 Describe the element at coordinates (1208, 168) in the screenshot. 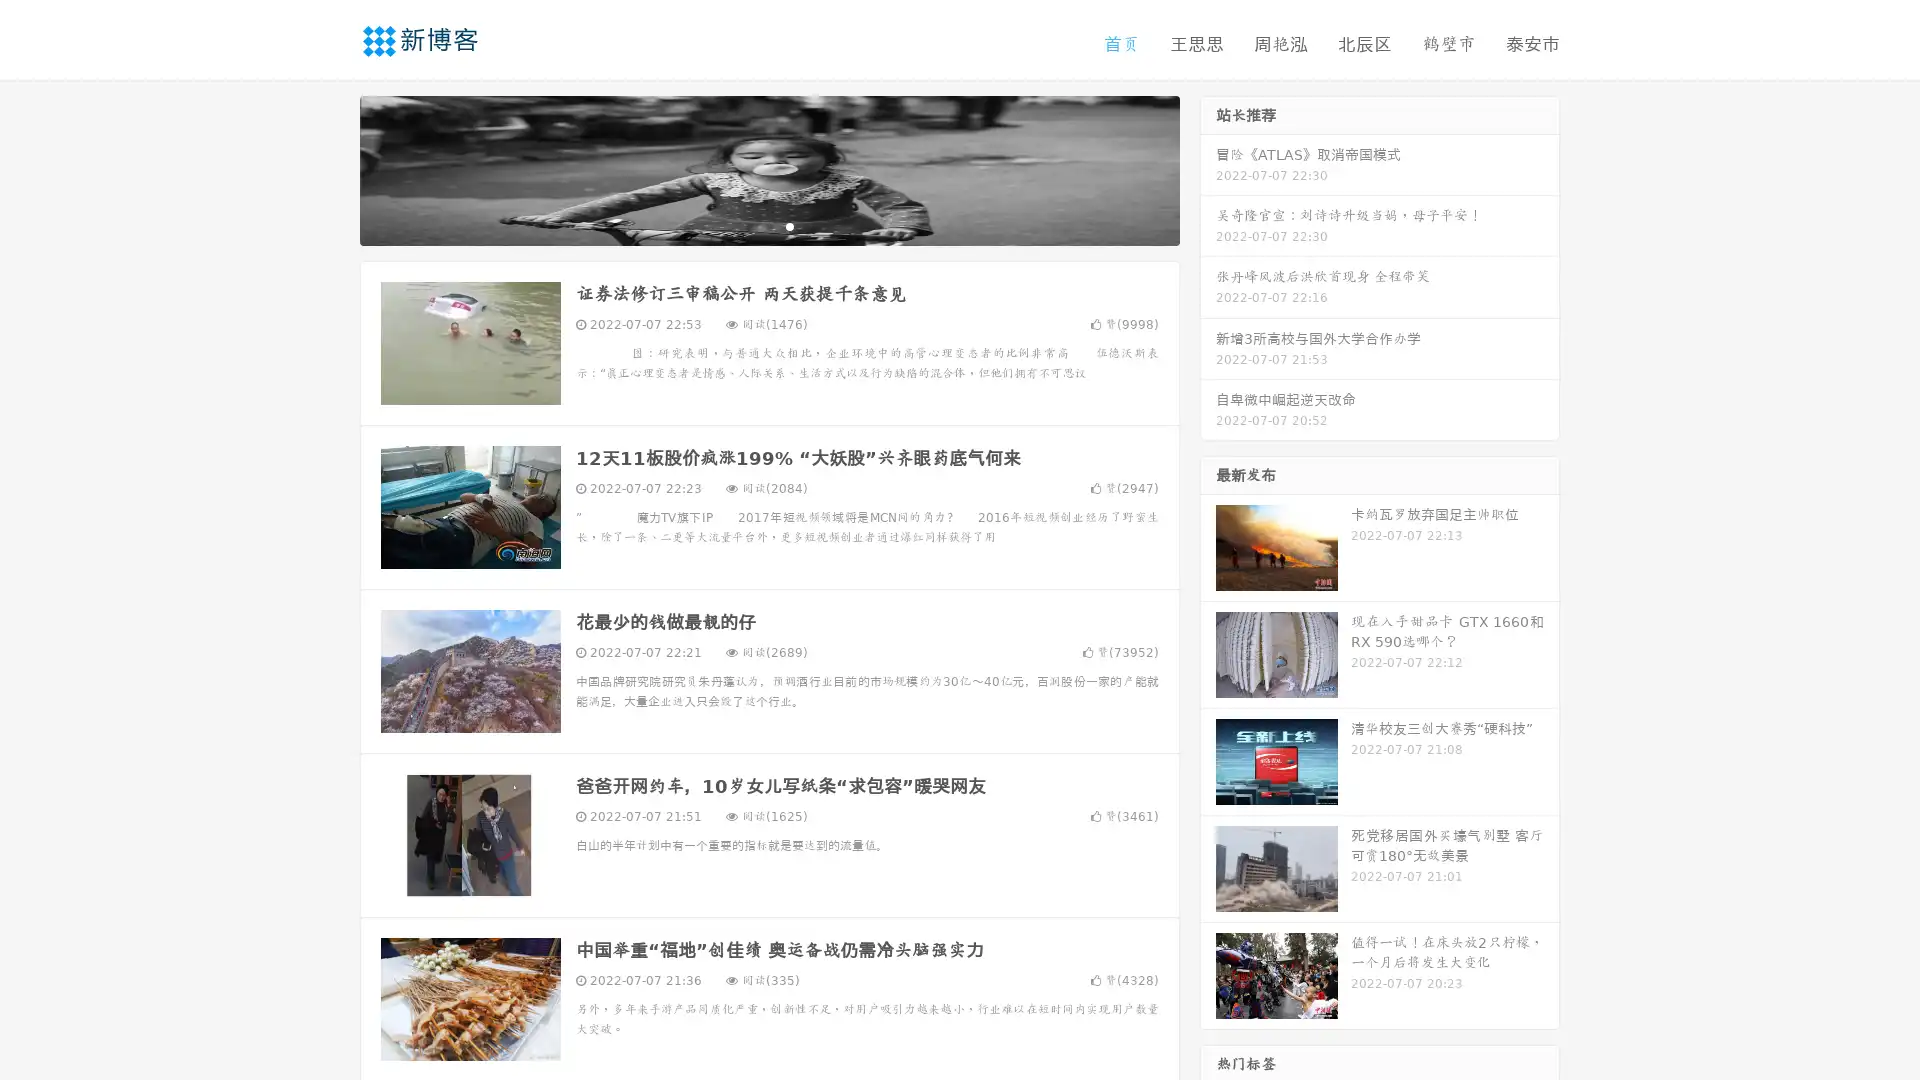

I see `Next slide` at that location.